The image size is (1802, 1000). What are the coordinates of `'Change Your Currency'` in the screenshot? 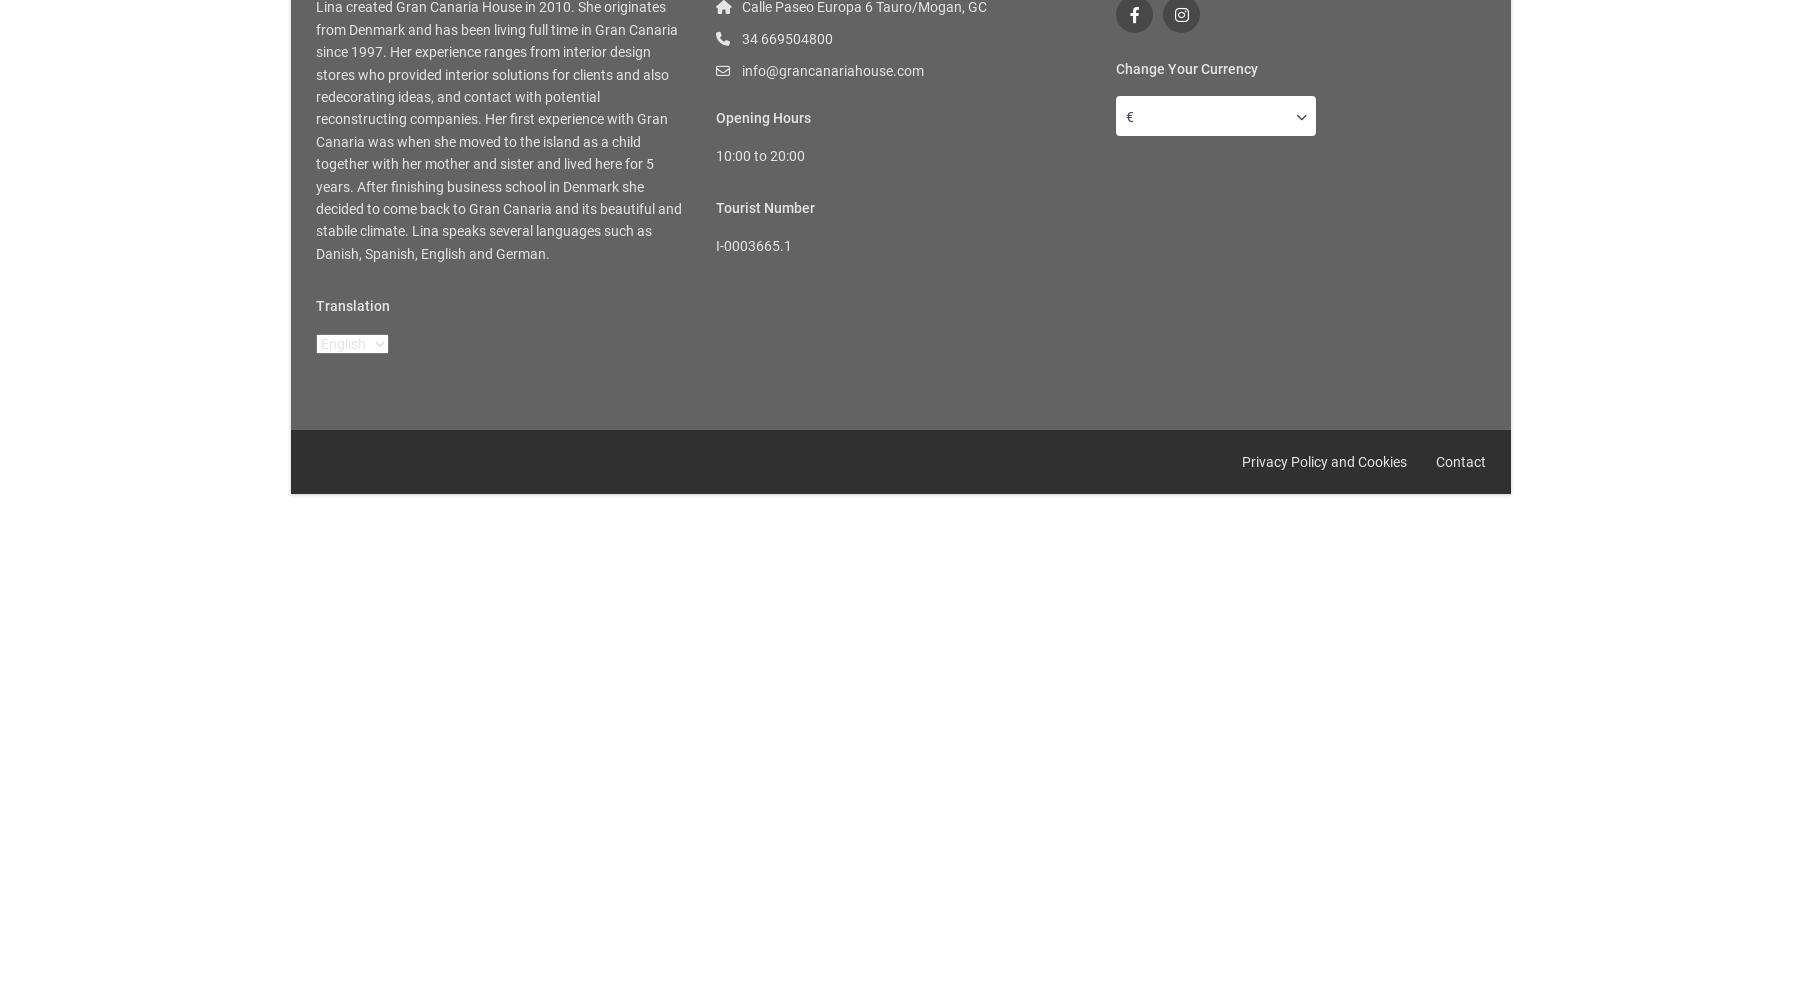 It's located at (1186, 68).